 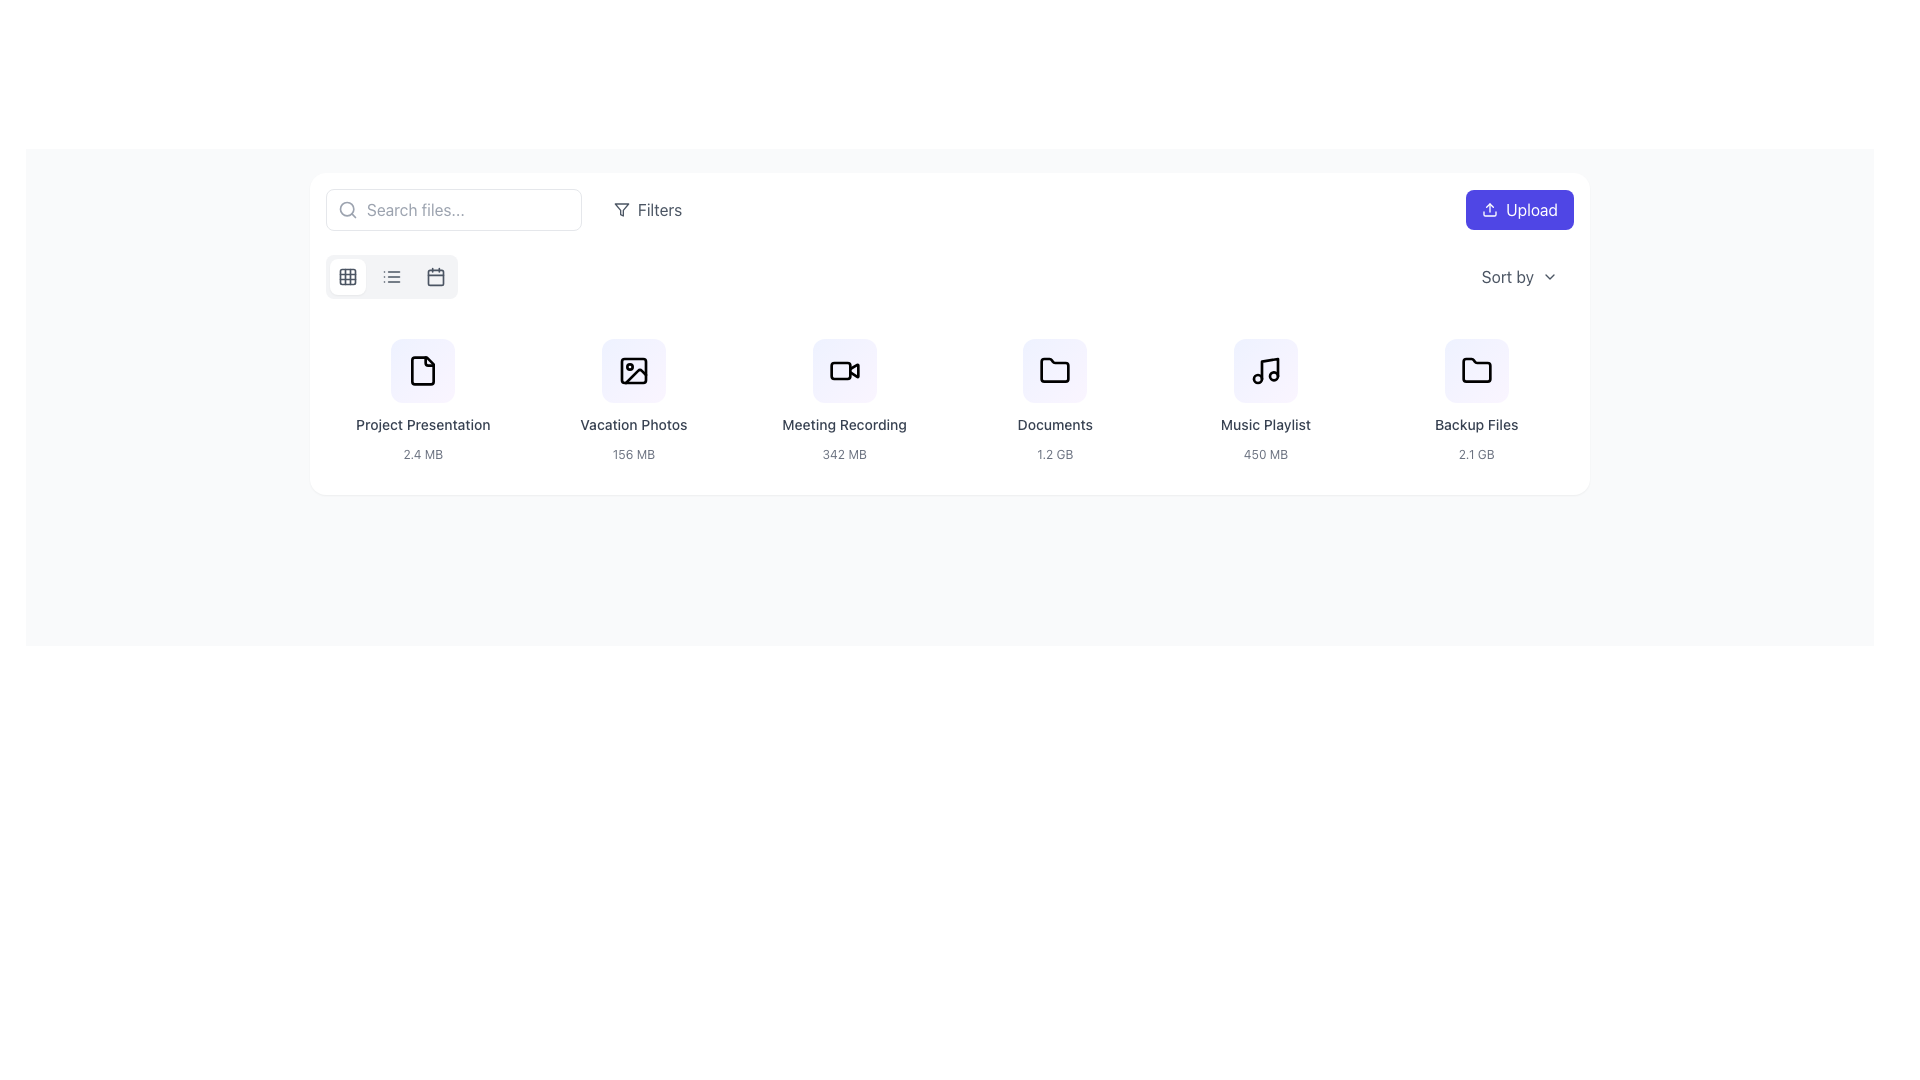 I want to click on the playback symbol icon, which is a triangular shape pointing to the right, located centrally within the 'Meeting Recording' card on the second row of the interface for visual feedback, so click(x=854, y=370).